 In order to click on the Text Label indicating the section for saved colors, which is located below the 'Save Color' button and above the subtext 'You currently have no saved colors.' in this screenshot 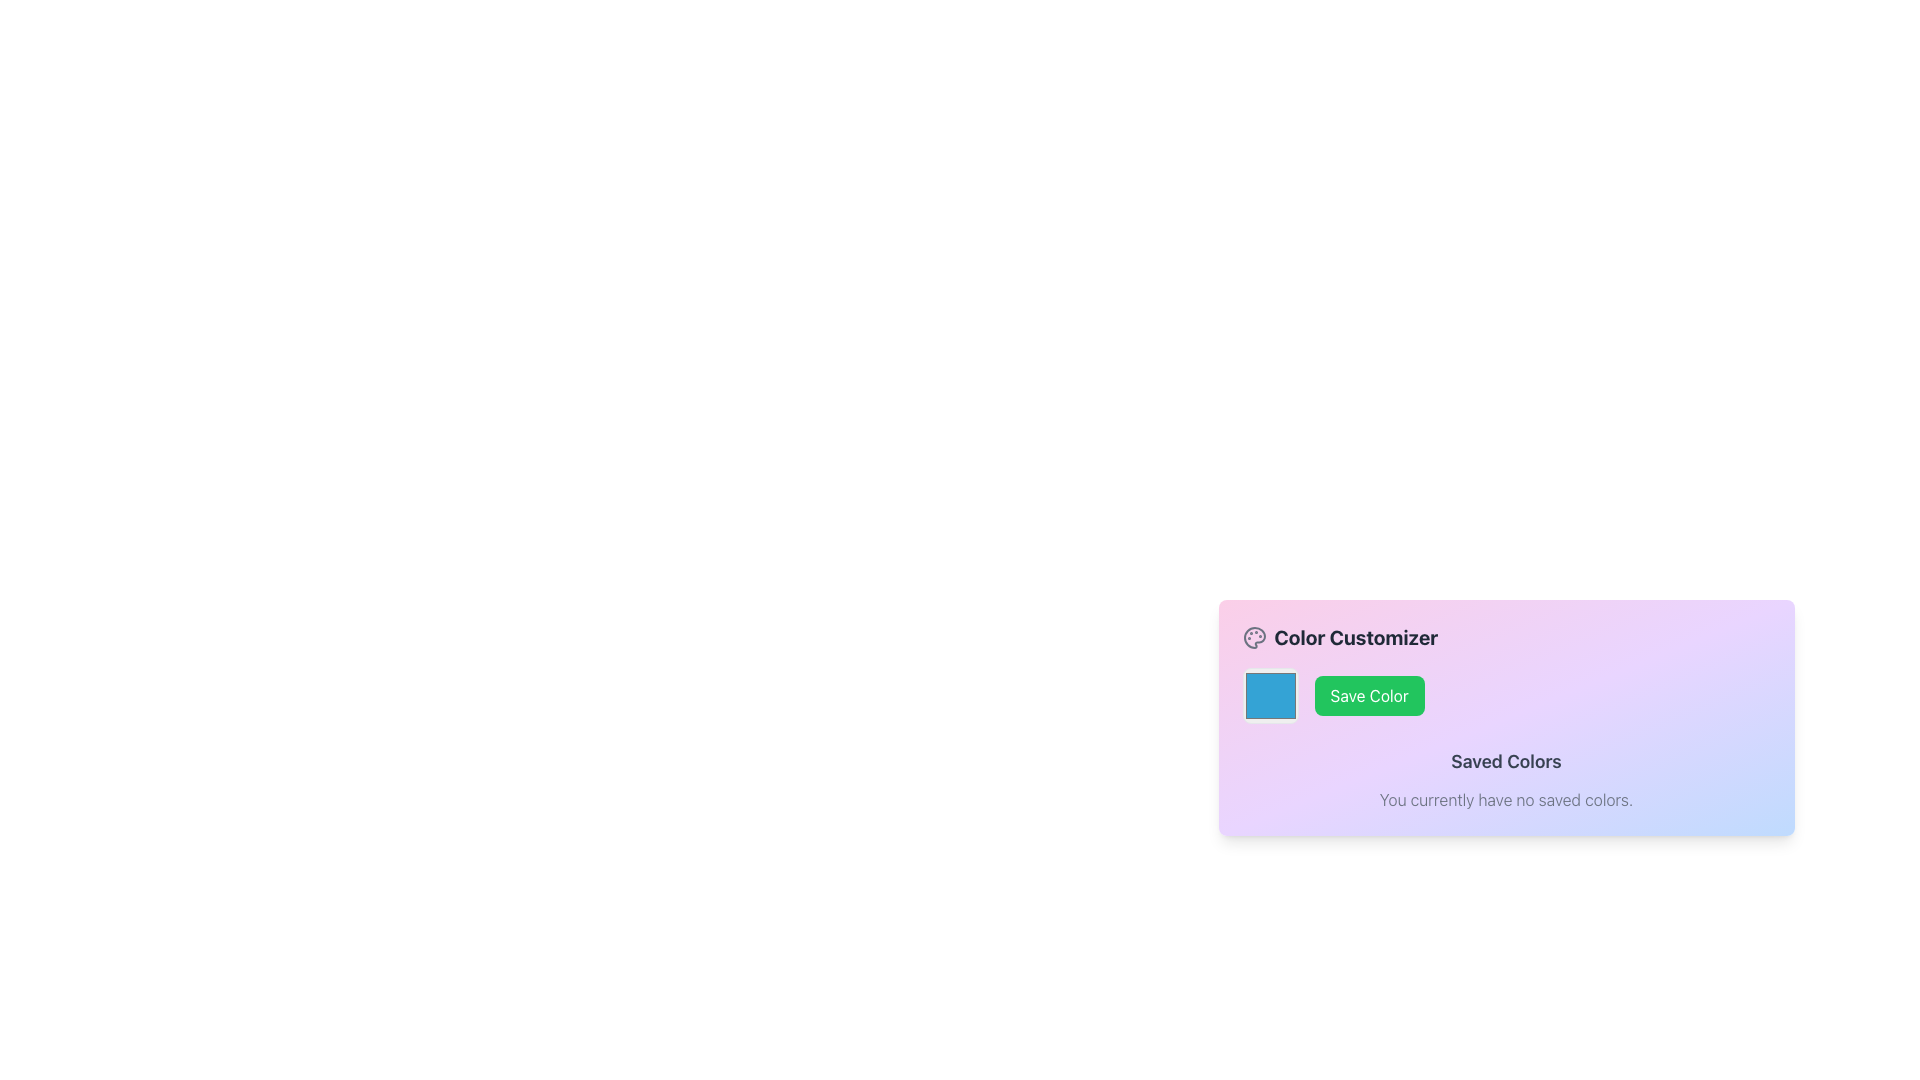, I will do `click(1506, 762)`.